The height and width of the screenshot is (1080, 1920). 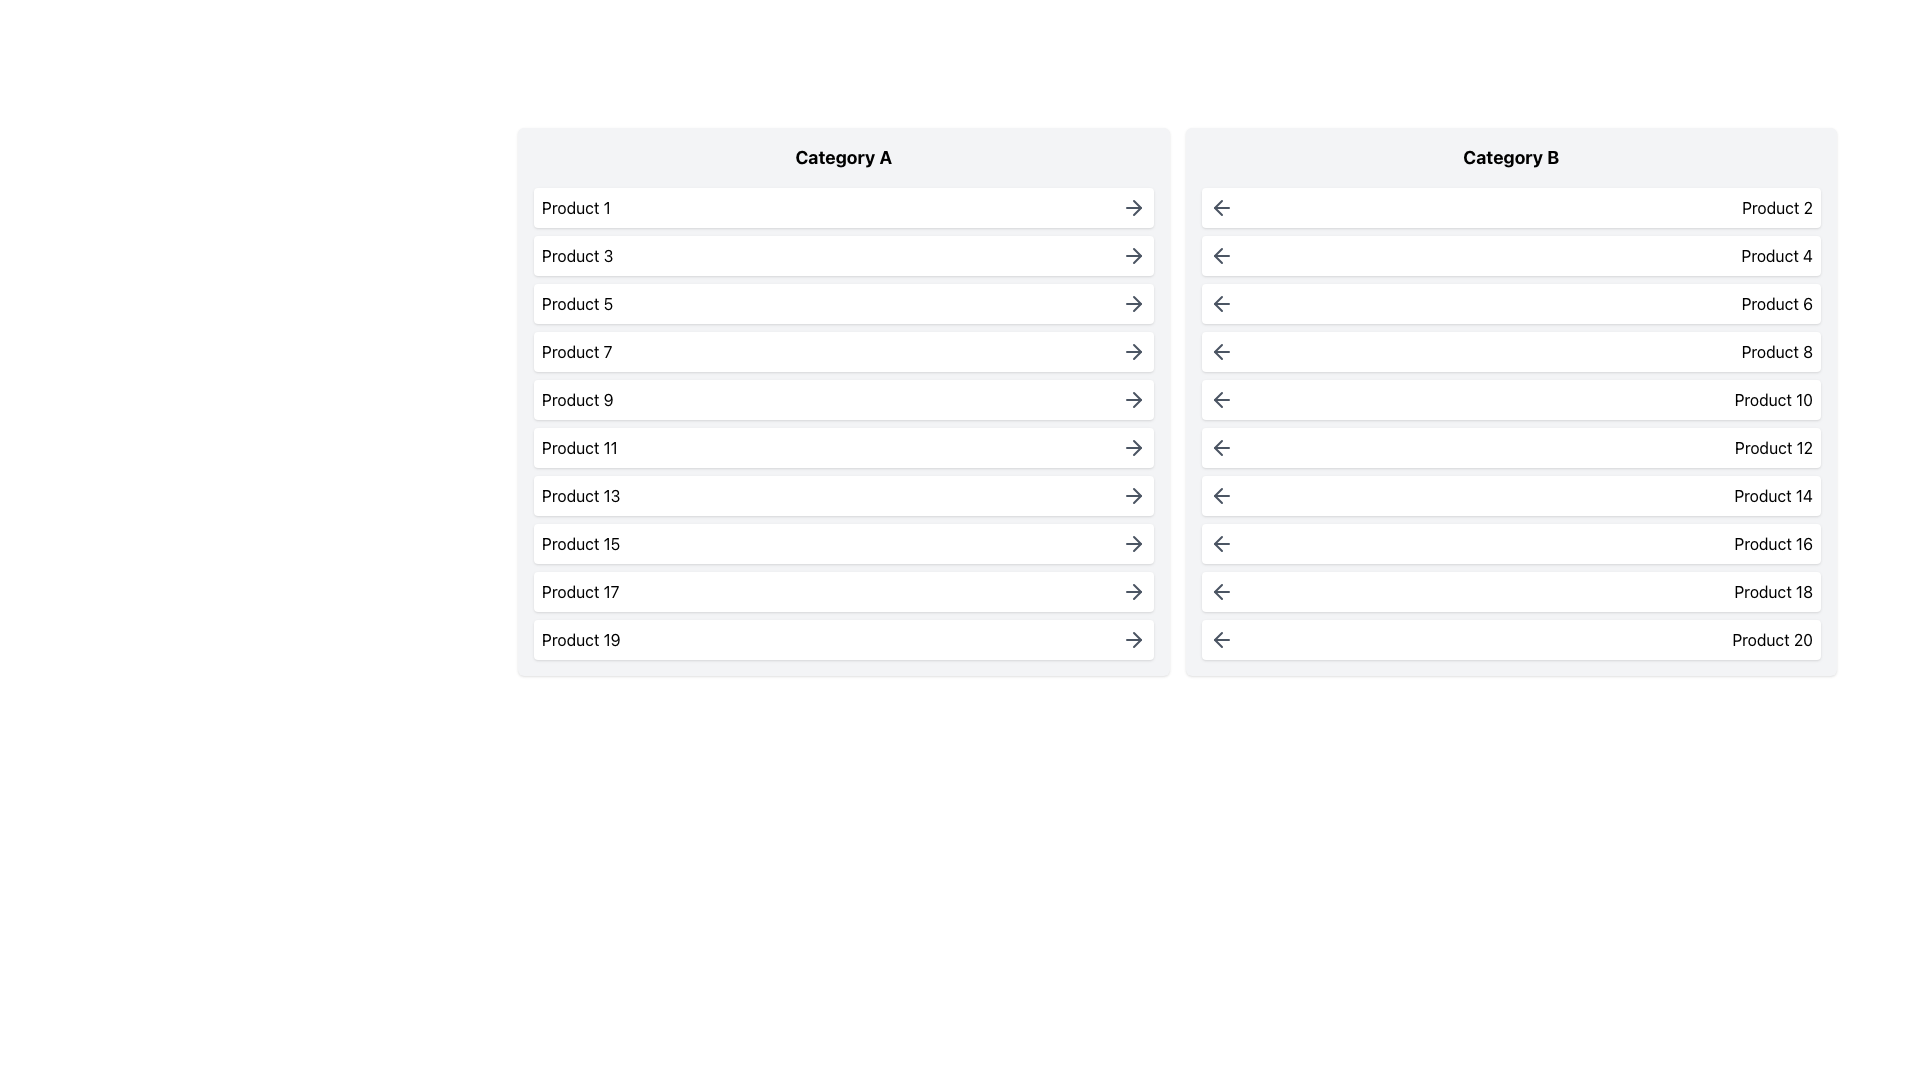 What do you see at coordinates (1137, 254) in the screenshot?
I see `keyboard navigation` at bounding box center [1137, 254].